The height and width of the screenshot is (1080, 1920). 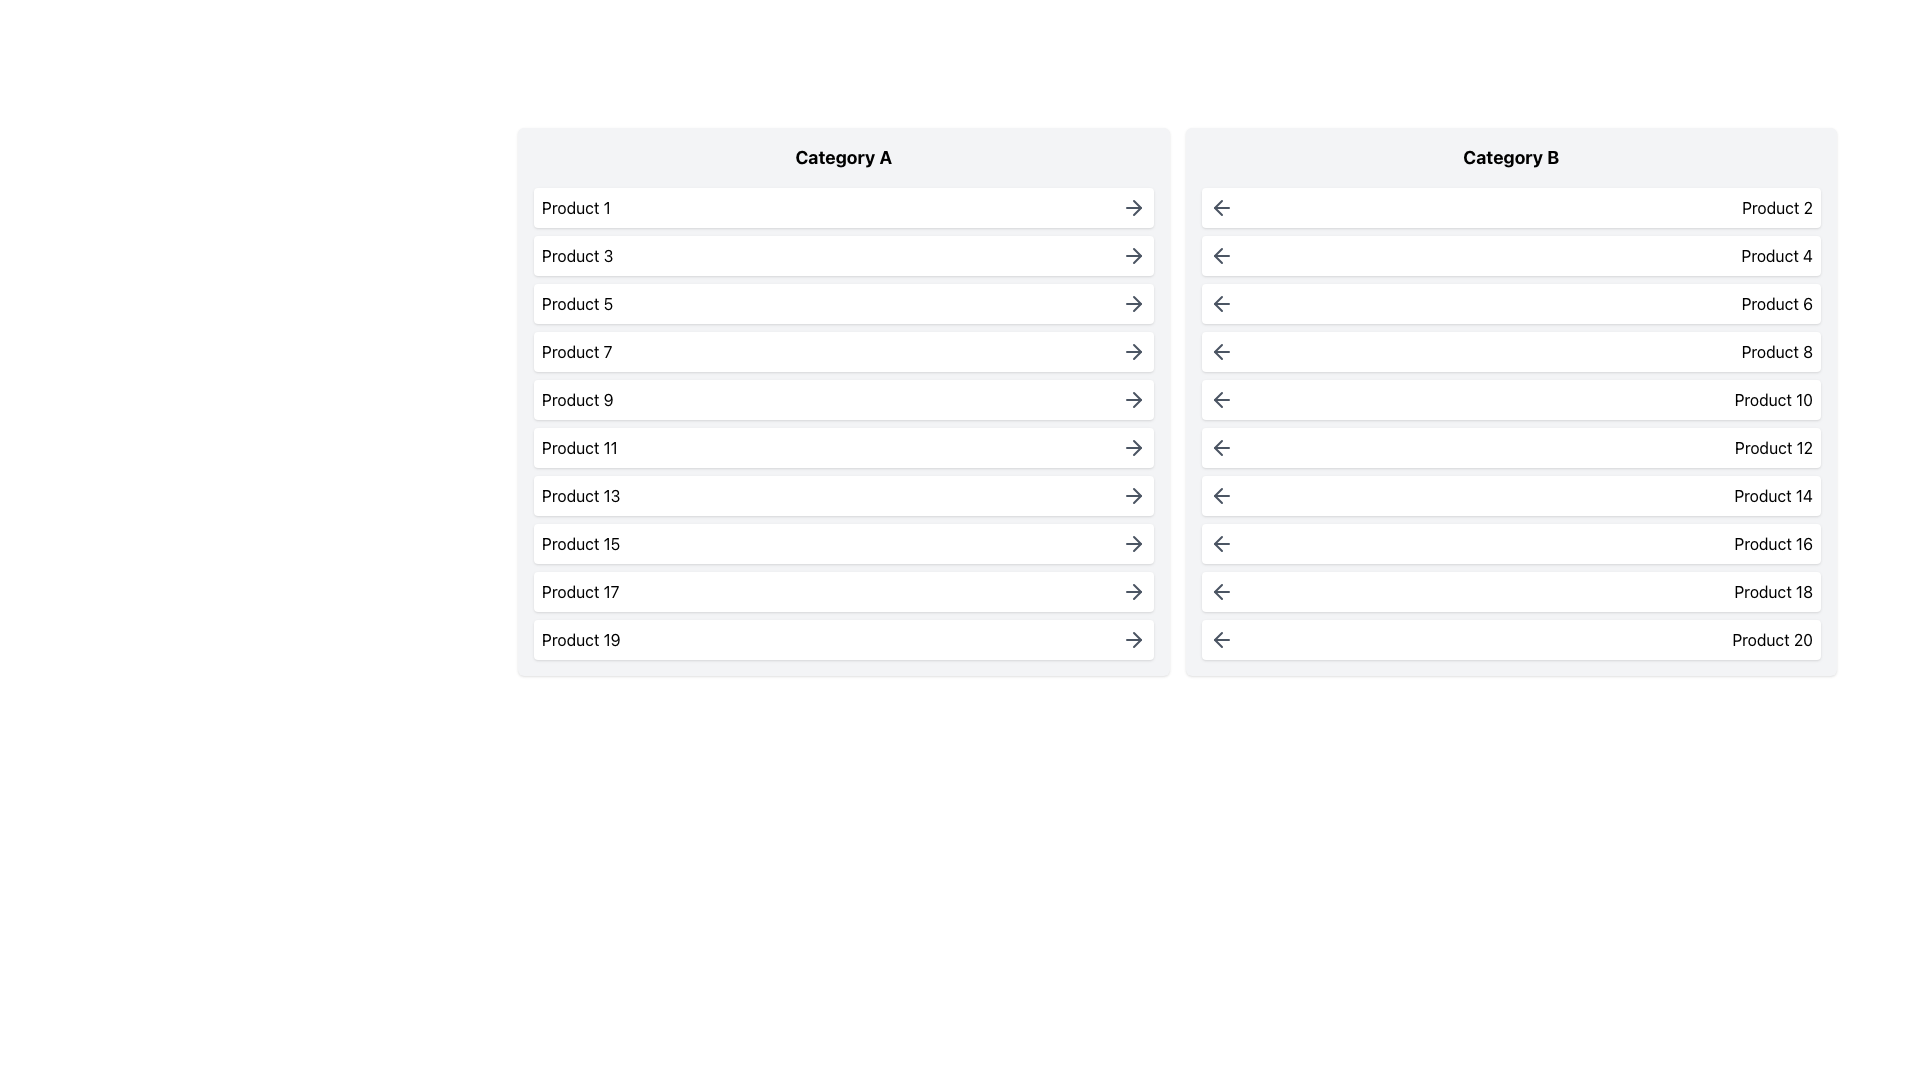 What do you see at coordinates (1137, 254) in the screenshot?
I see `keyboard navigation` at bounding box center [1137, 254].